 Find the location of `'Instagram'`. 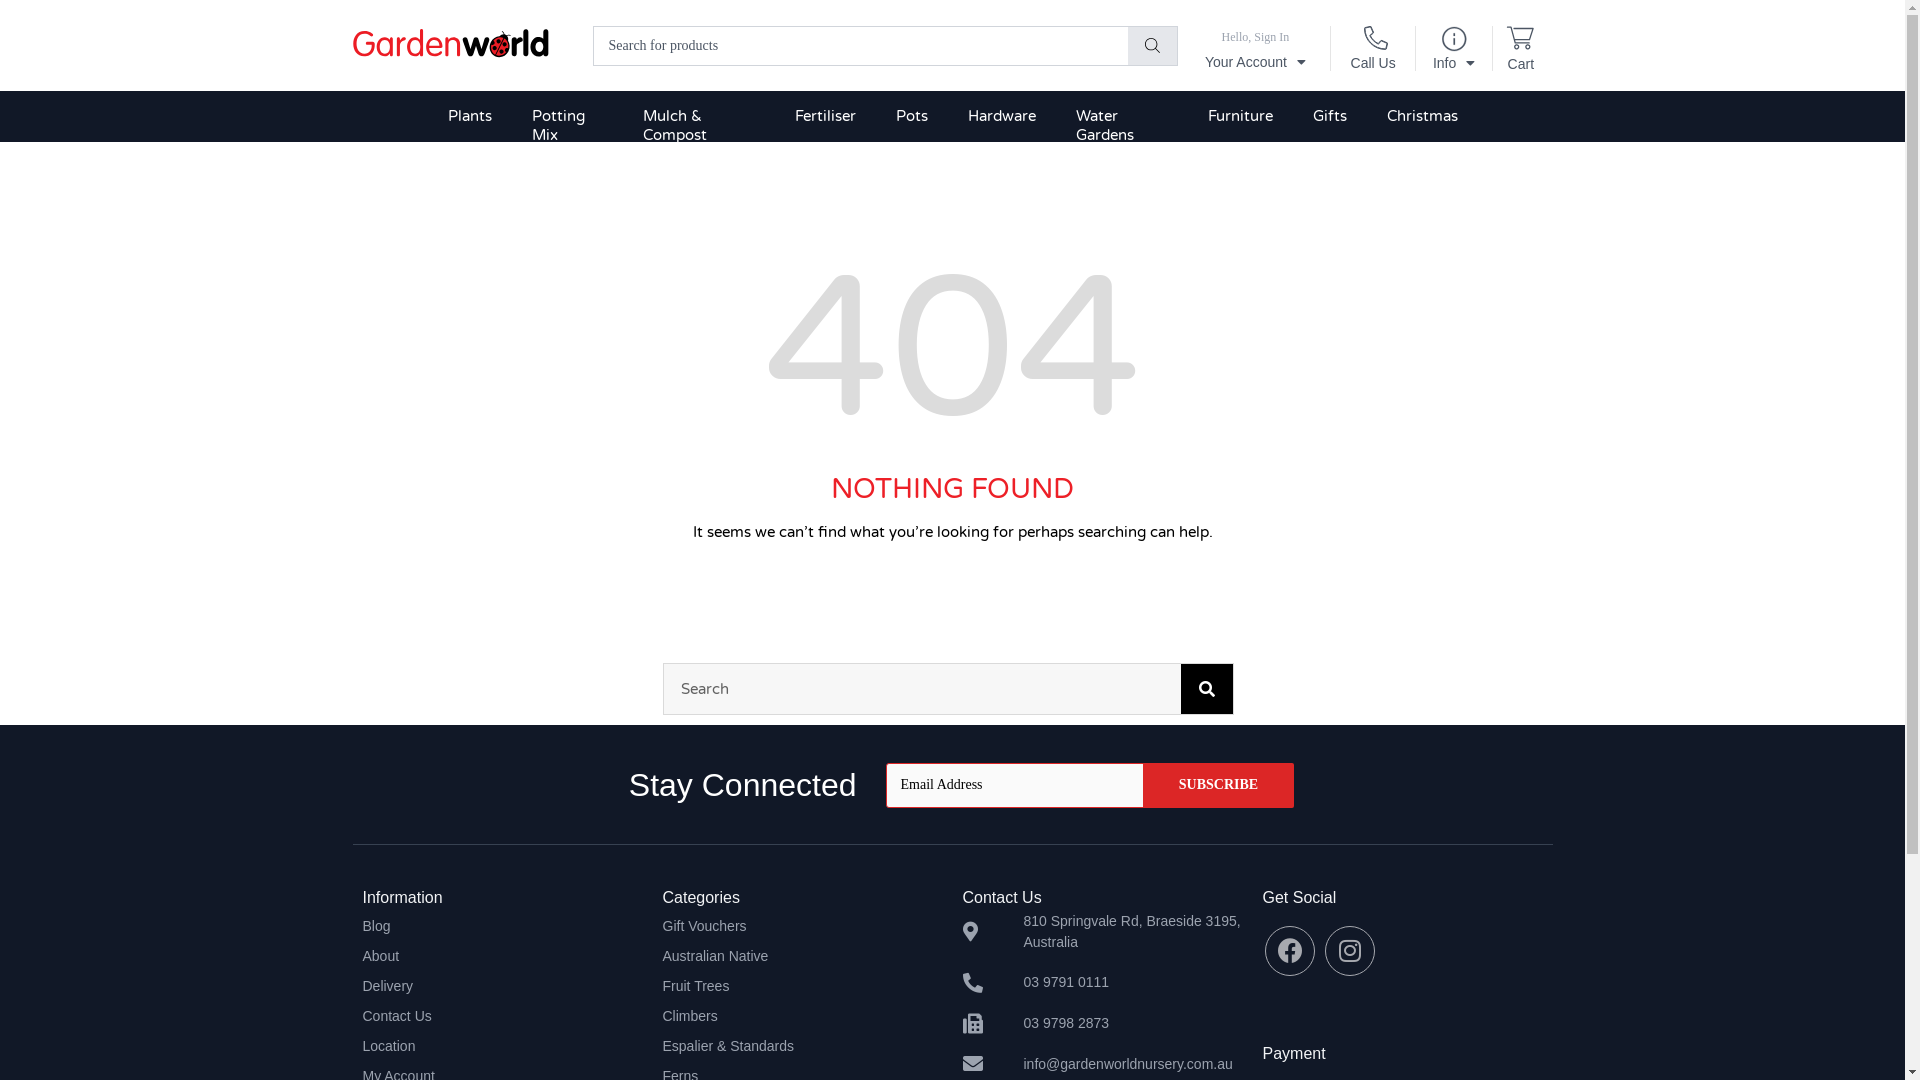

'Instagram' is located at coordinates (1349, 950).